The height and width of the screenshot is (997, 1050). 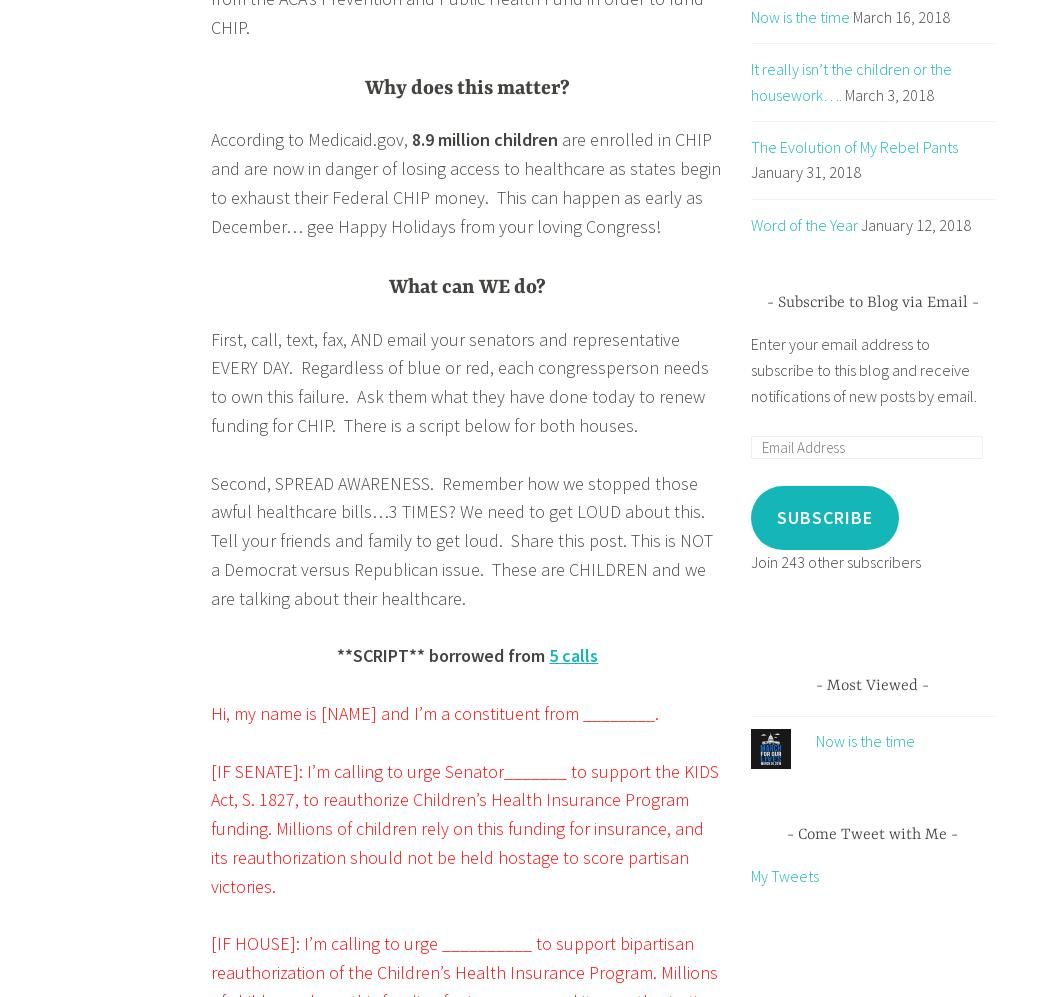 I want to click on 'Come Tweet with Me', so click(x=797, y=833).